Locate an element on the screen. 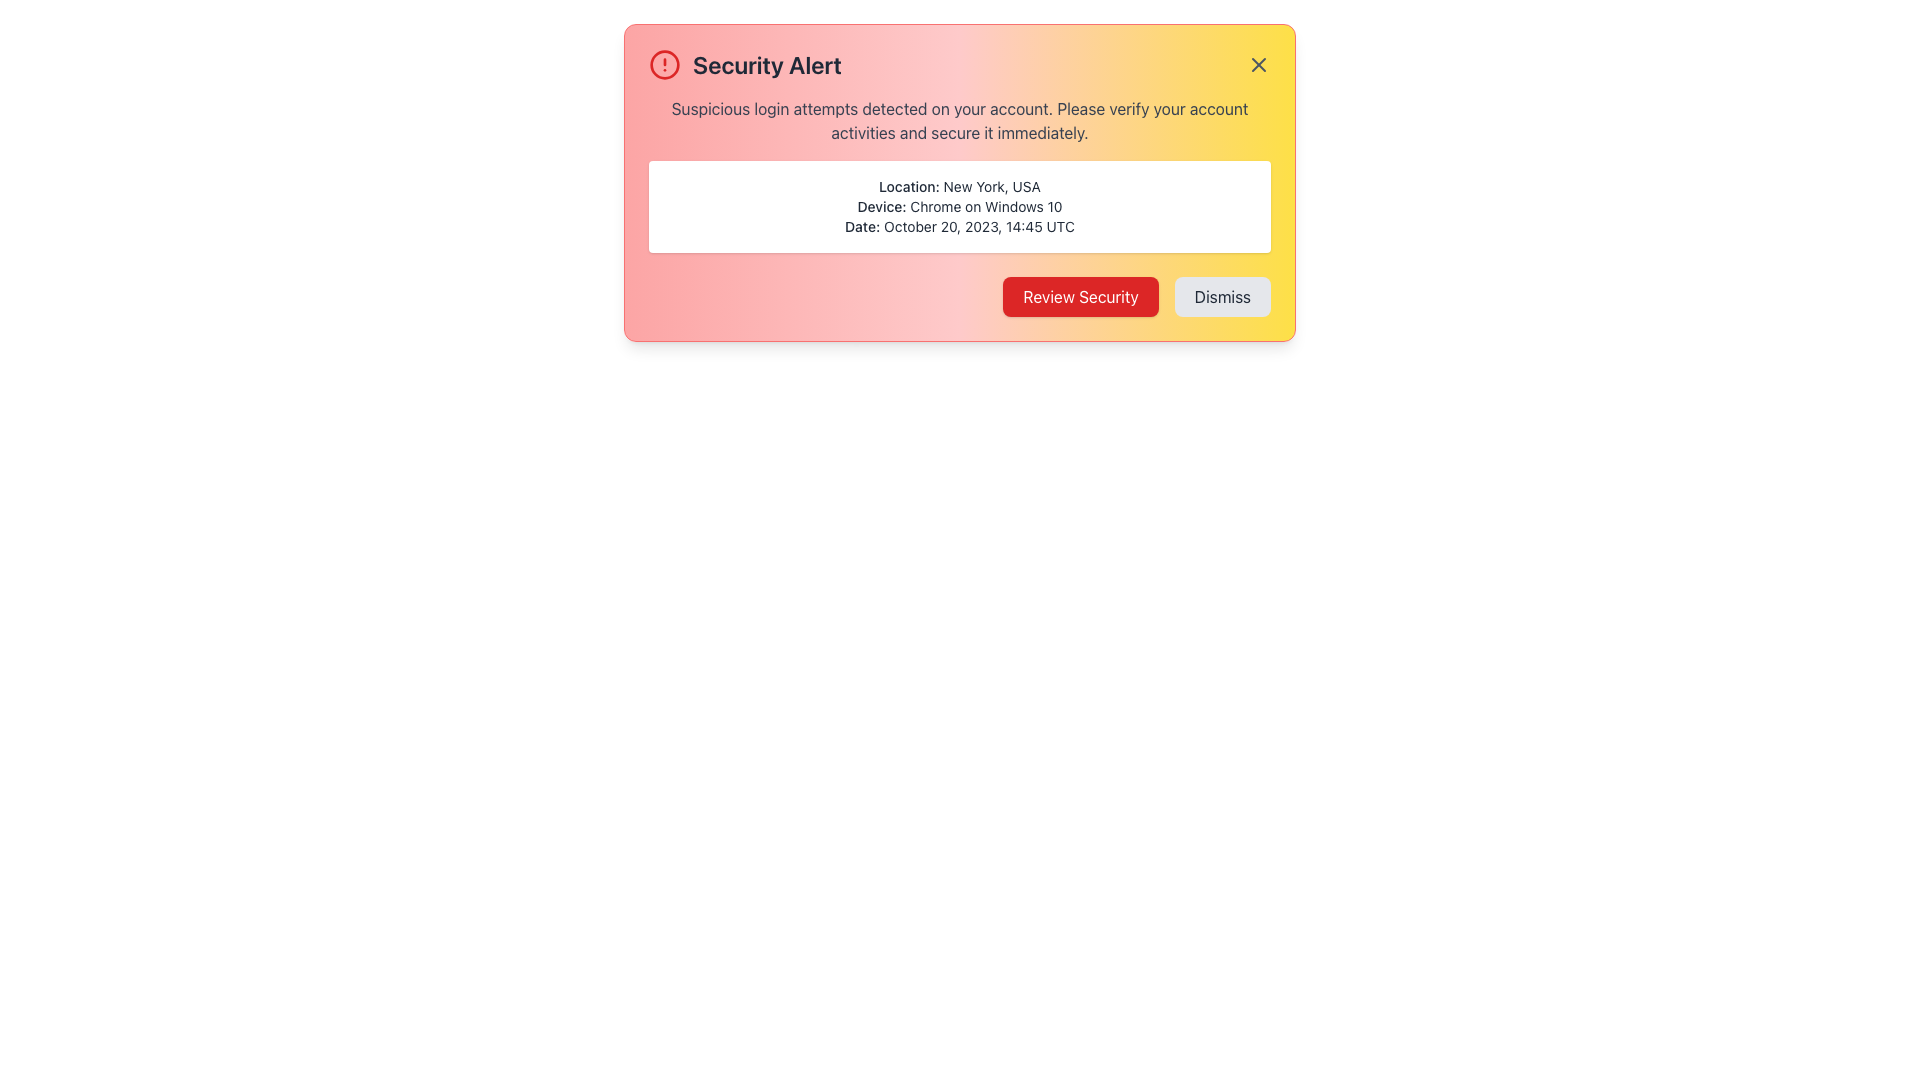 Image resolution: width=1920 pixels, height=1080 pixels. security warning text displayed in the notification box located below the 'Security Alert' title and above the details about location, device, and date is located at coordinates (960, 120).